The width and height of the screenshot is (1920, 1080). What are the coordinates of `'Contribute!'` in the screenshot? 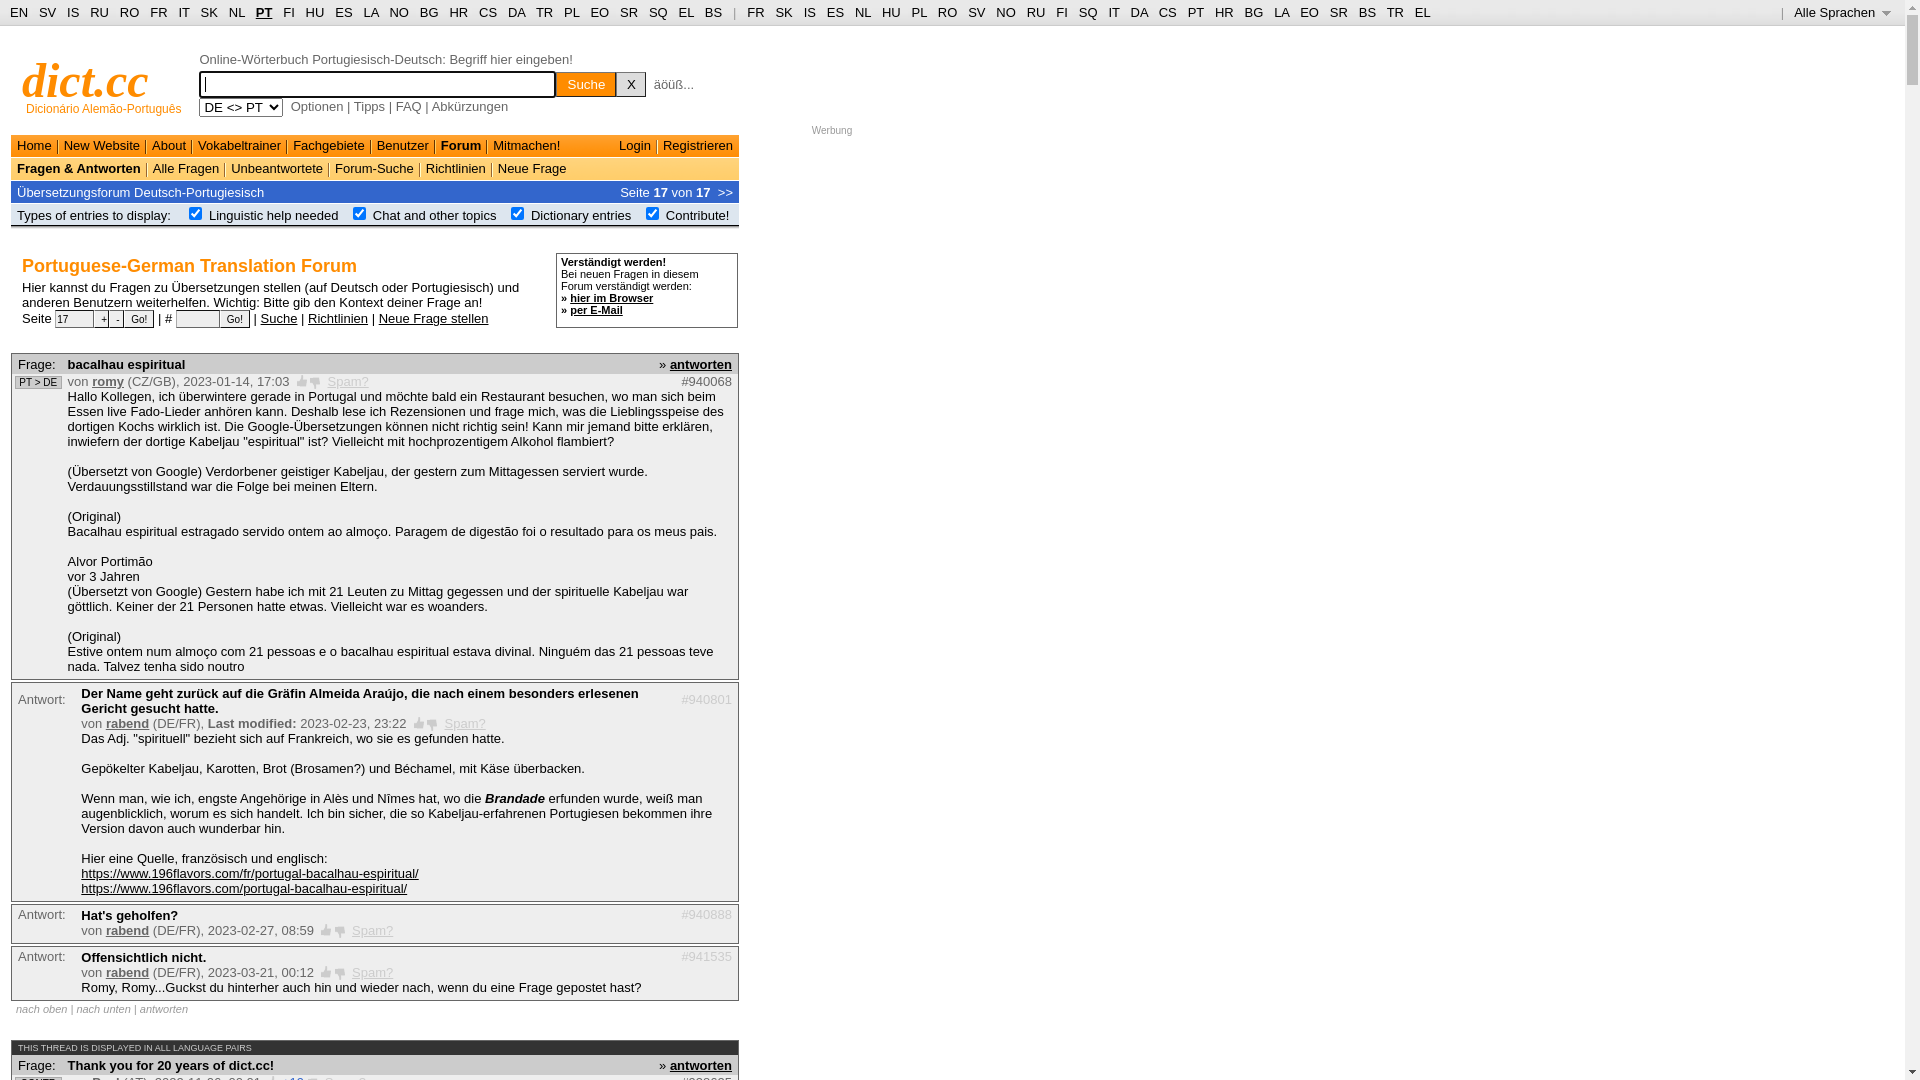 It's located at (697, 215).